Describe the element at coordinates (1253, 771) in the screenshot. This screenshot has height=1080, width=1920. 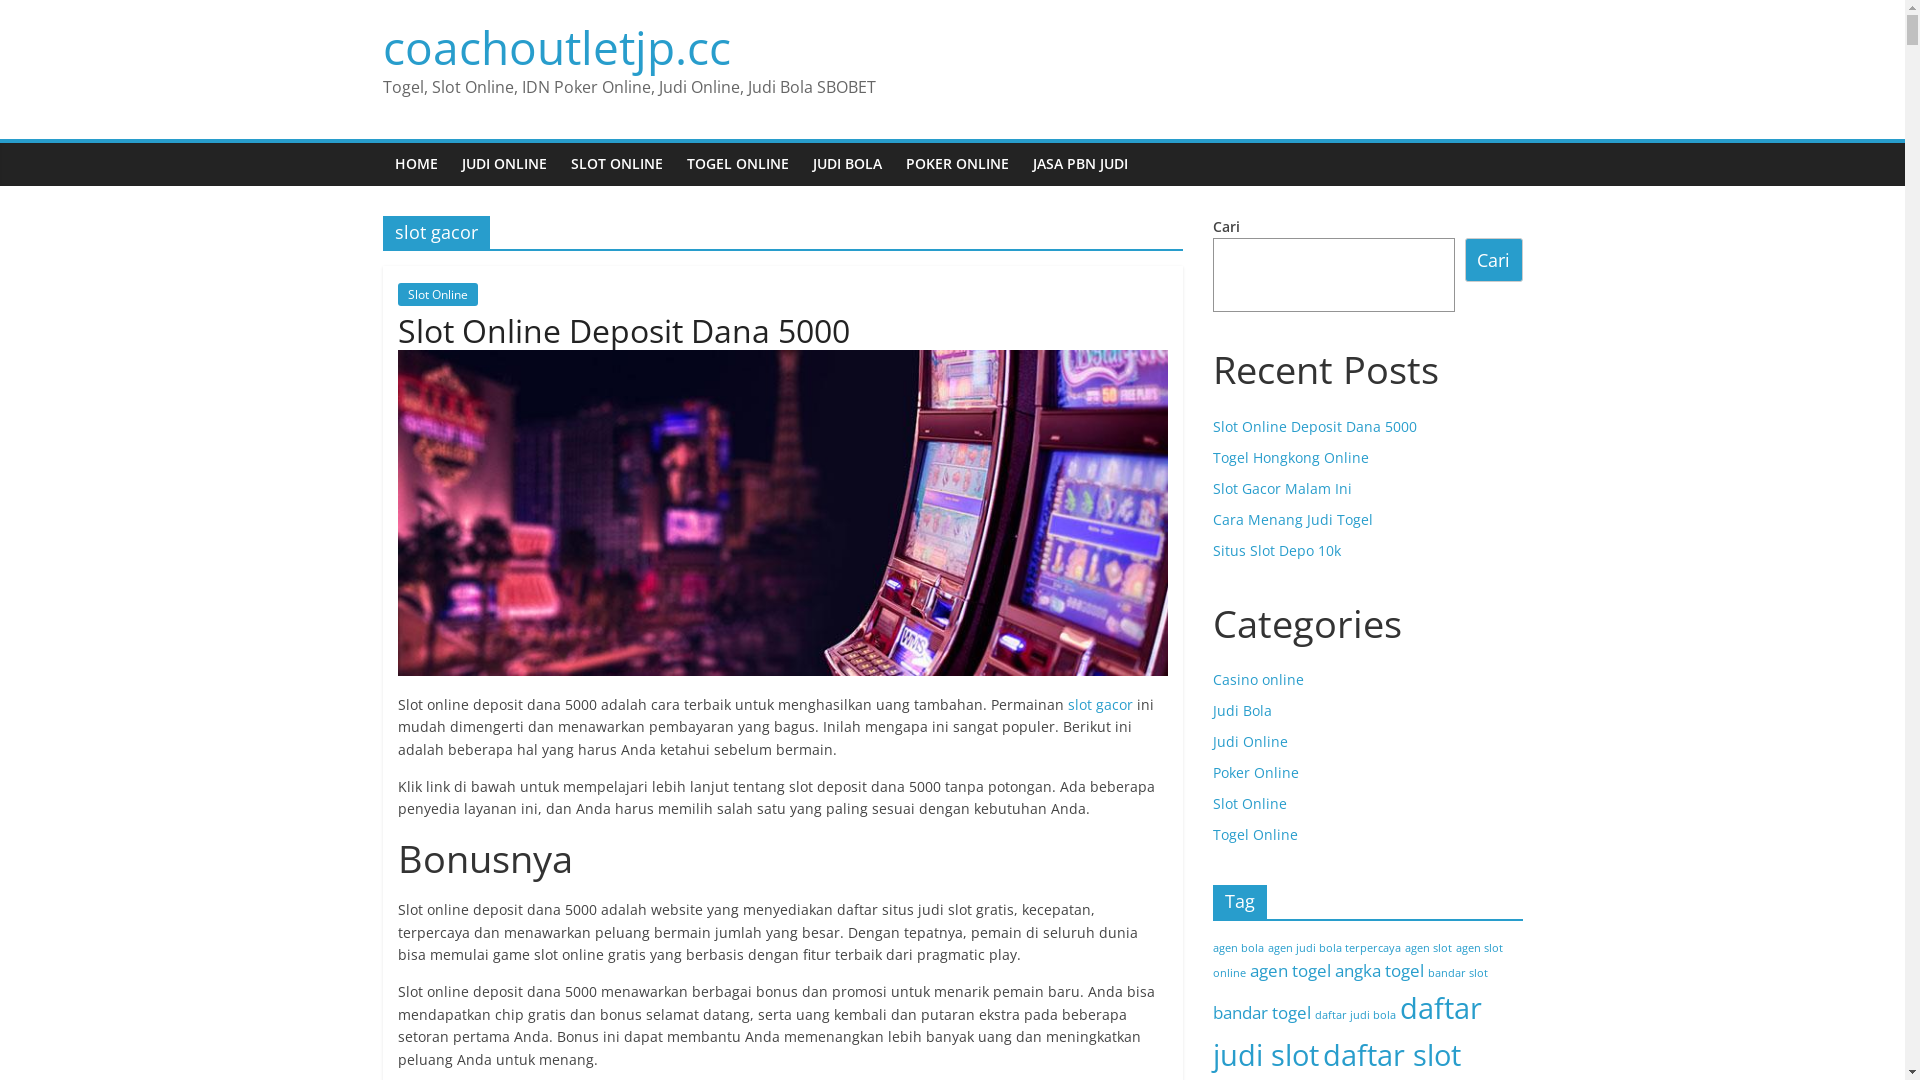
I see `'Poker Online'` at that location.